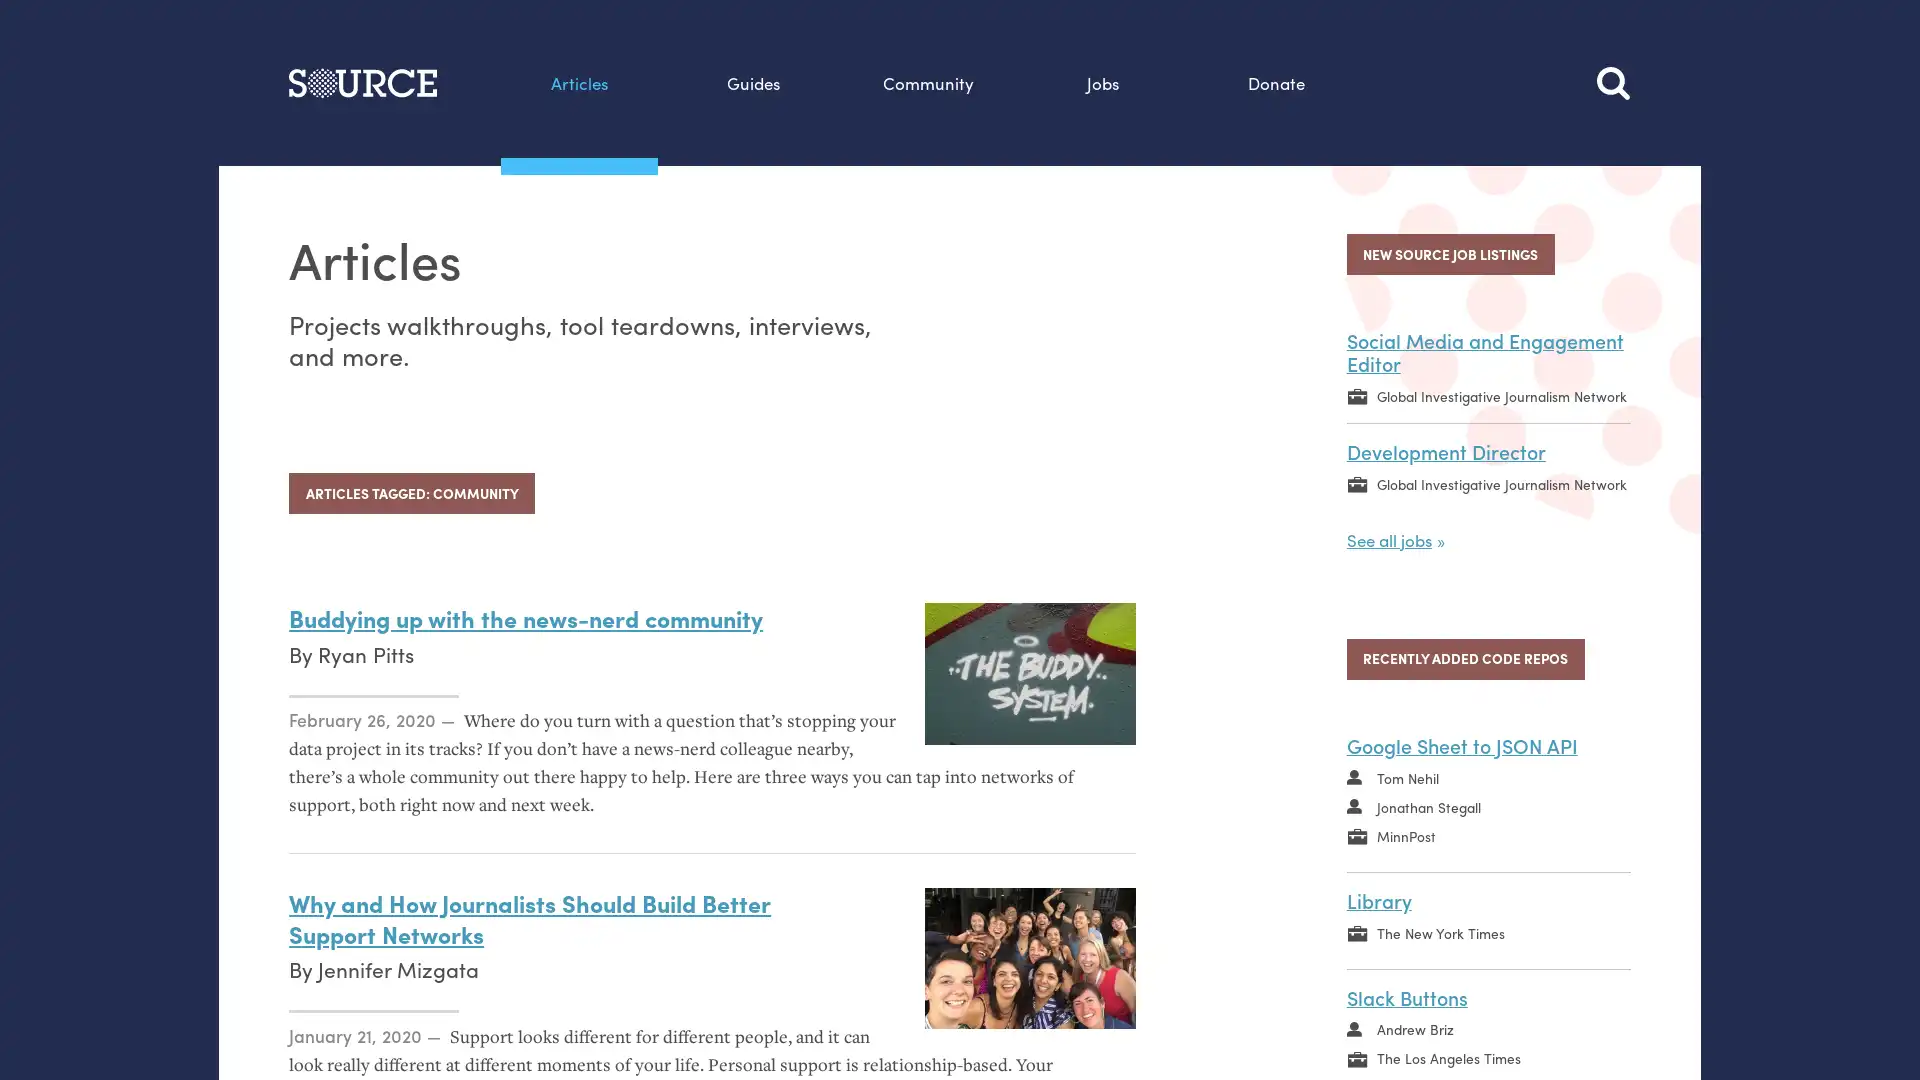 The image size is (1920, 1080). What do you see at coordinates (218, 165) in the screenshot?
I see `Search this site` at bounding box center [218, 165].